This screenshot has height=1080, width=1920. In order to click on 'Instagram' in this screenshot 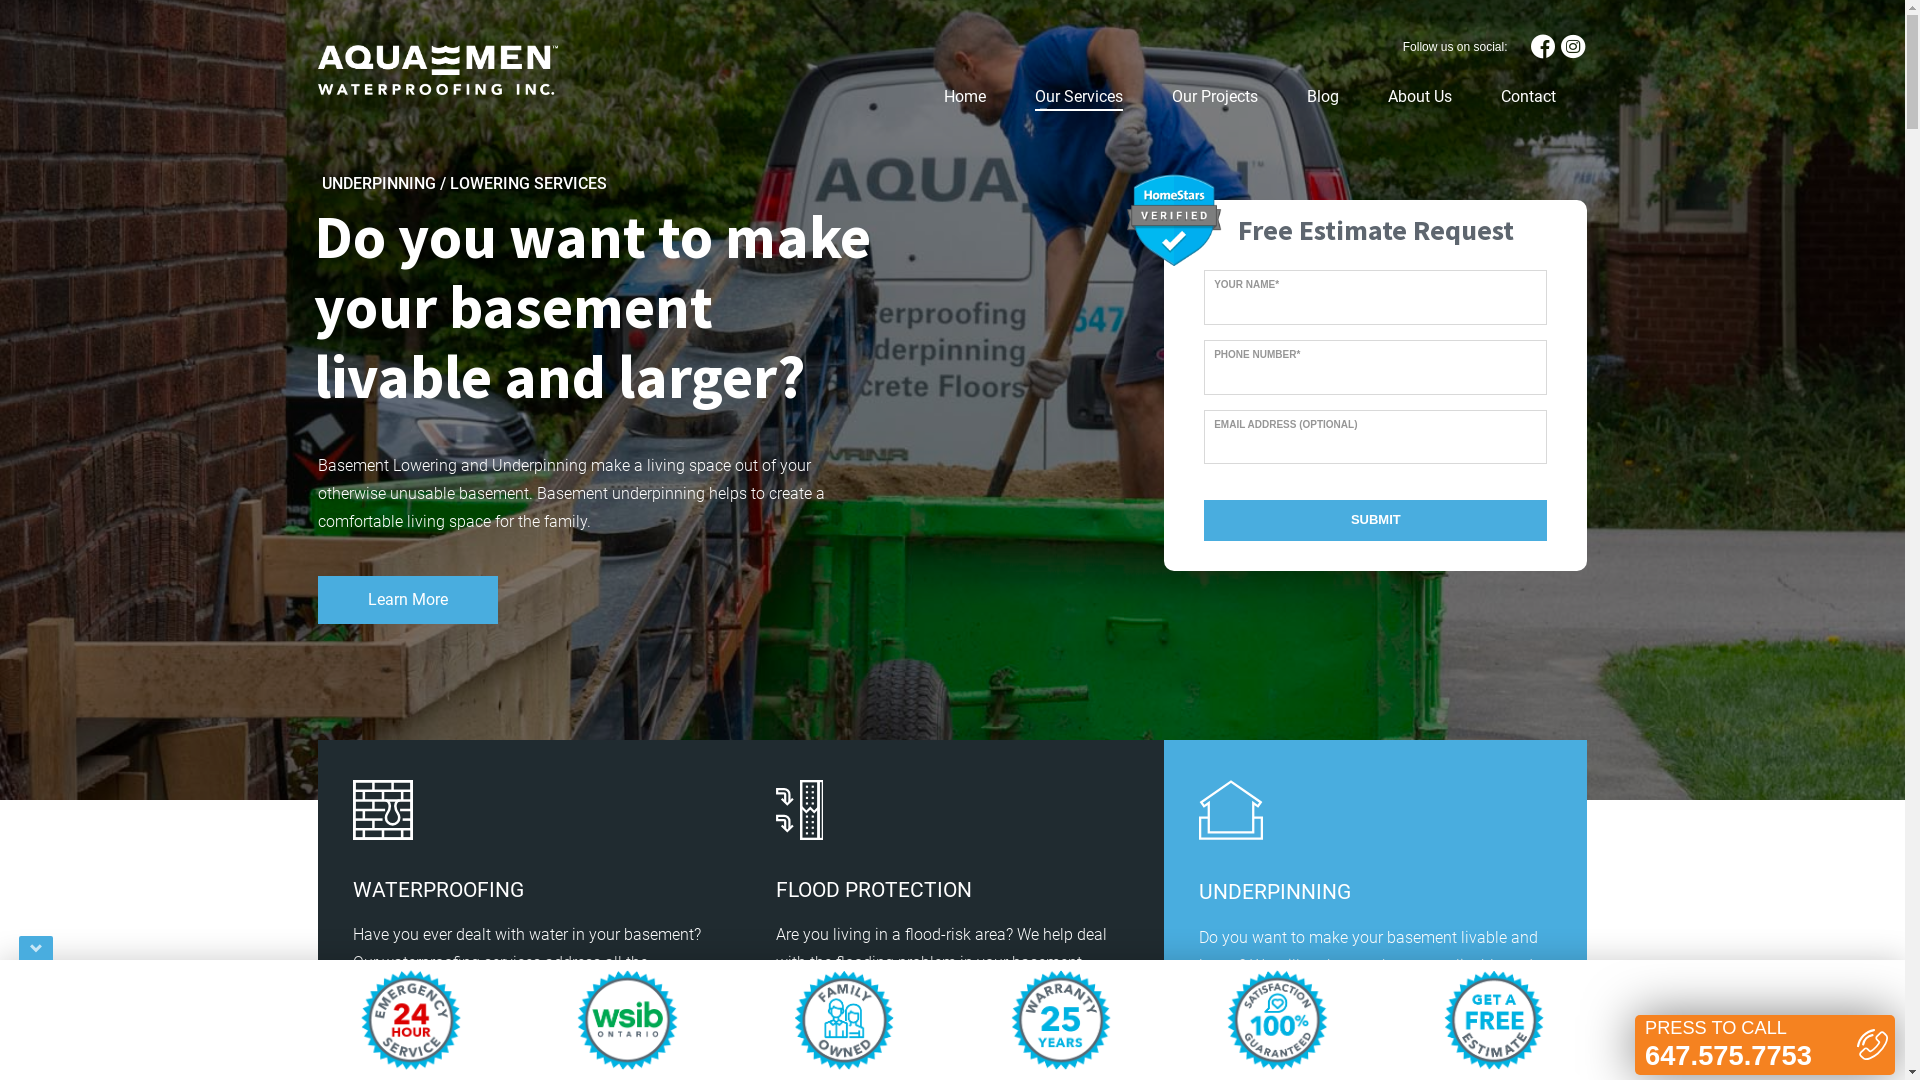, I will do `click(1572, 45)`.